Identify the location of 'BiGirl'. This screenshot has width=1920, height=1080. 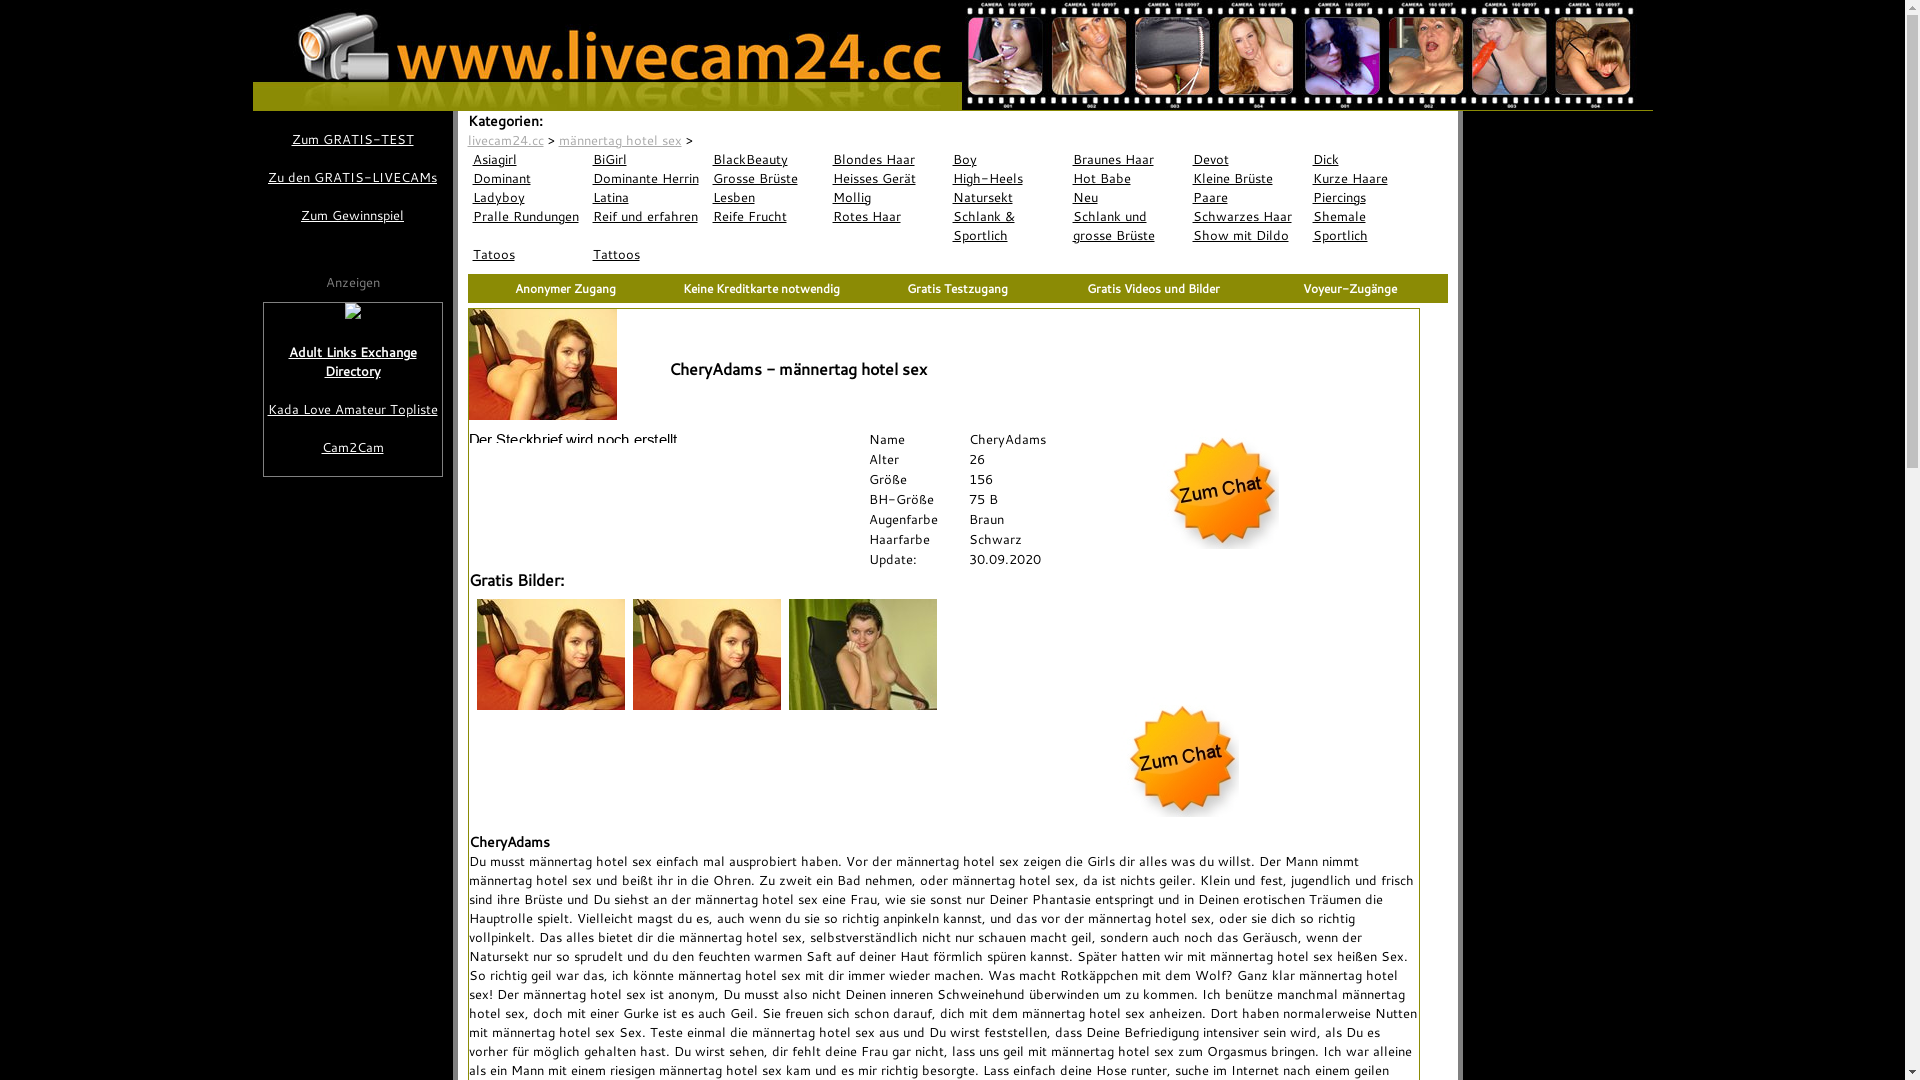
(648, 158).